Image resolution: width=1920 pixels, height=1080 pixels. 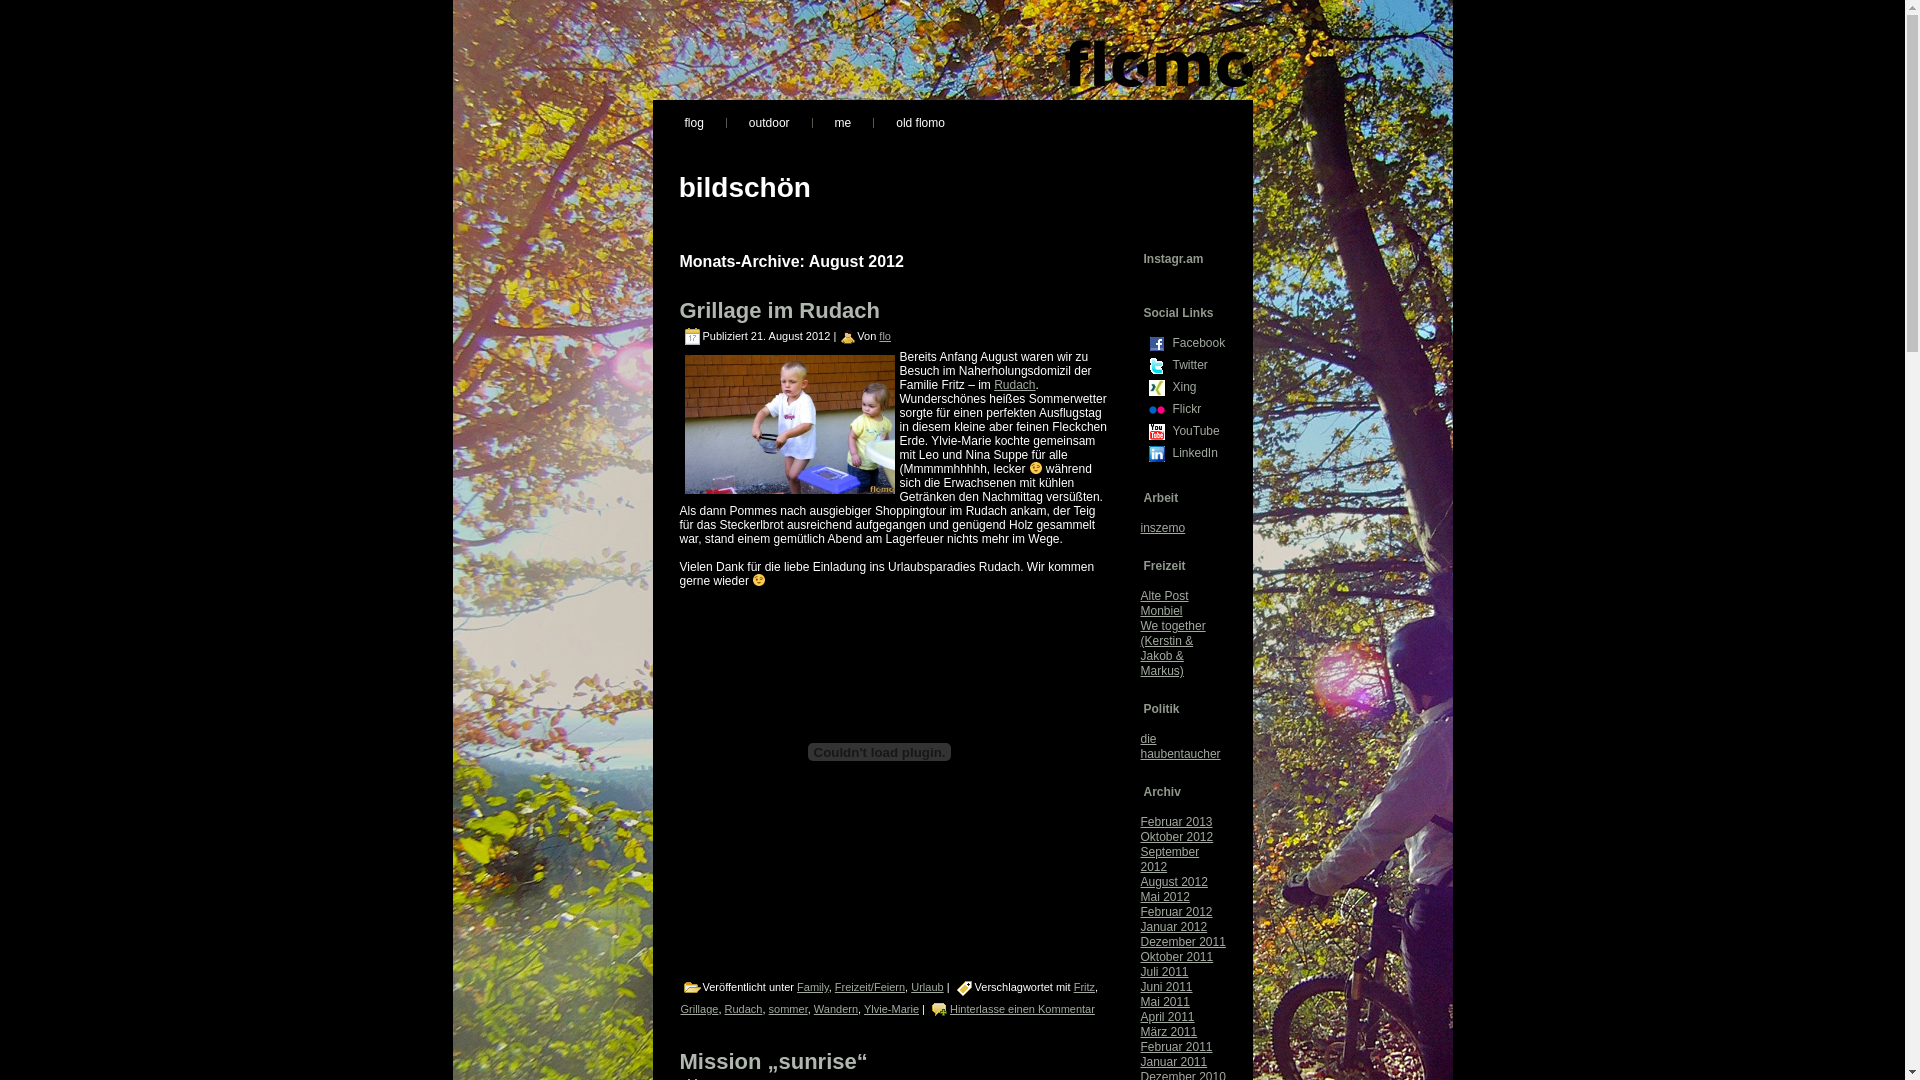 What do you see at coordinates (919, 123) in the screenshot?
I see `'old flomo'` at bounding box center [919, 123].